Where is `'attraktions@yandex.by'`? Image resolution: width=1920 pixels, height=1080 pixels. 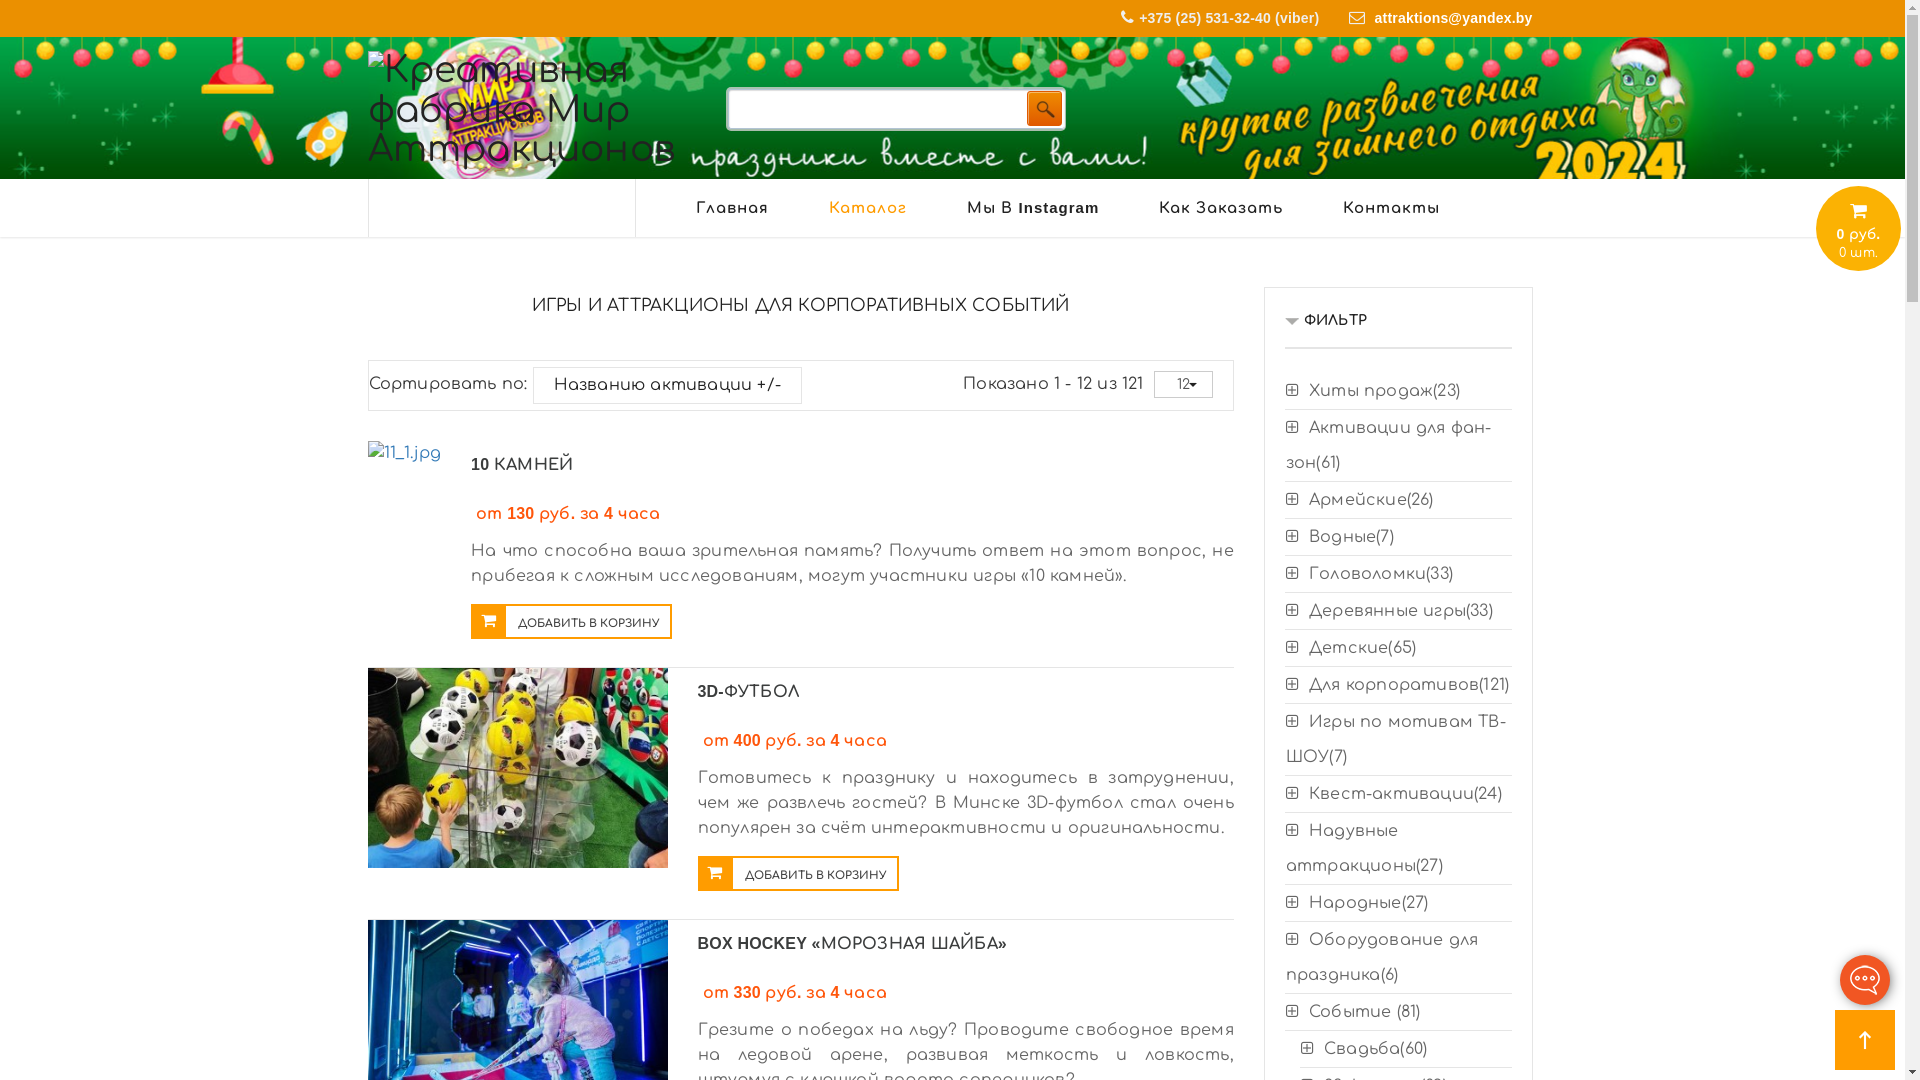 'attraktions@yandex.by' is located at coordinates (1373, 18).